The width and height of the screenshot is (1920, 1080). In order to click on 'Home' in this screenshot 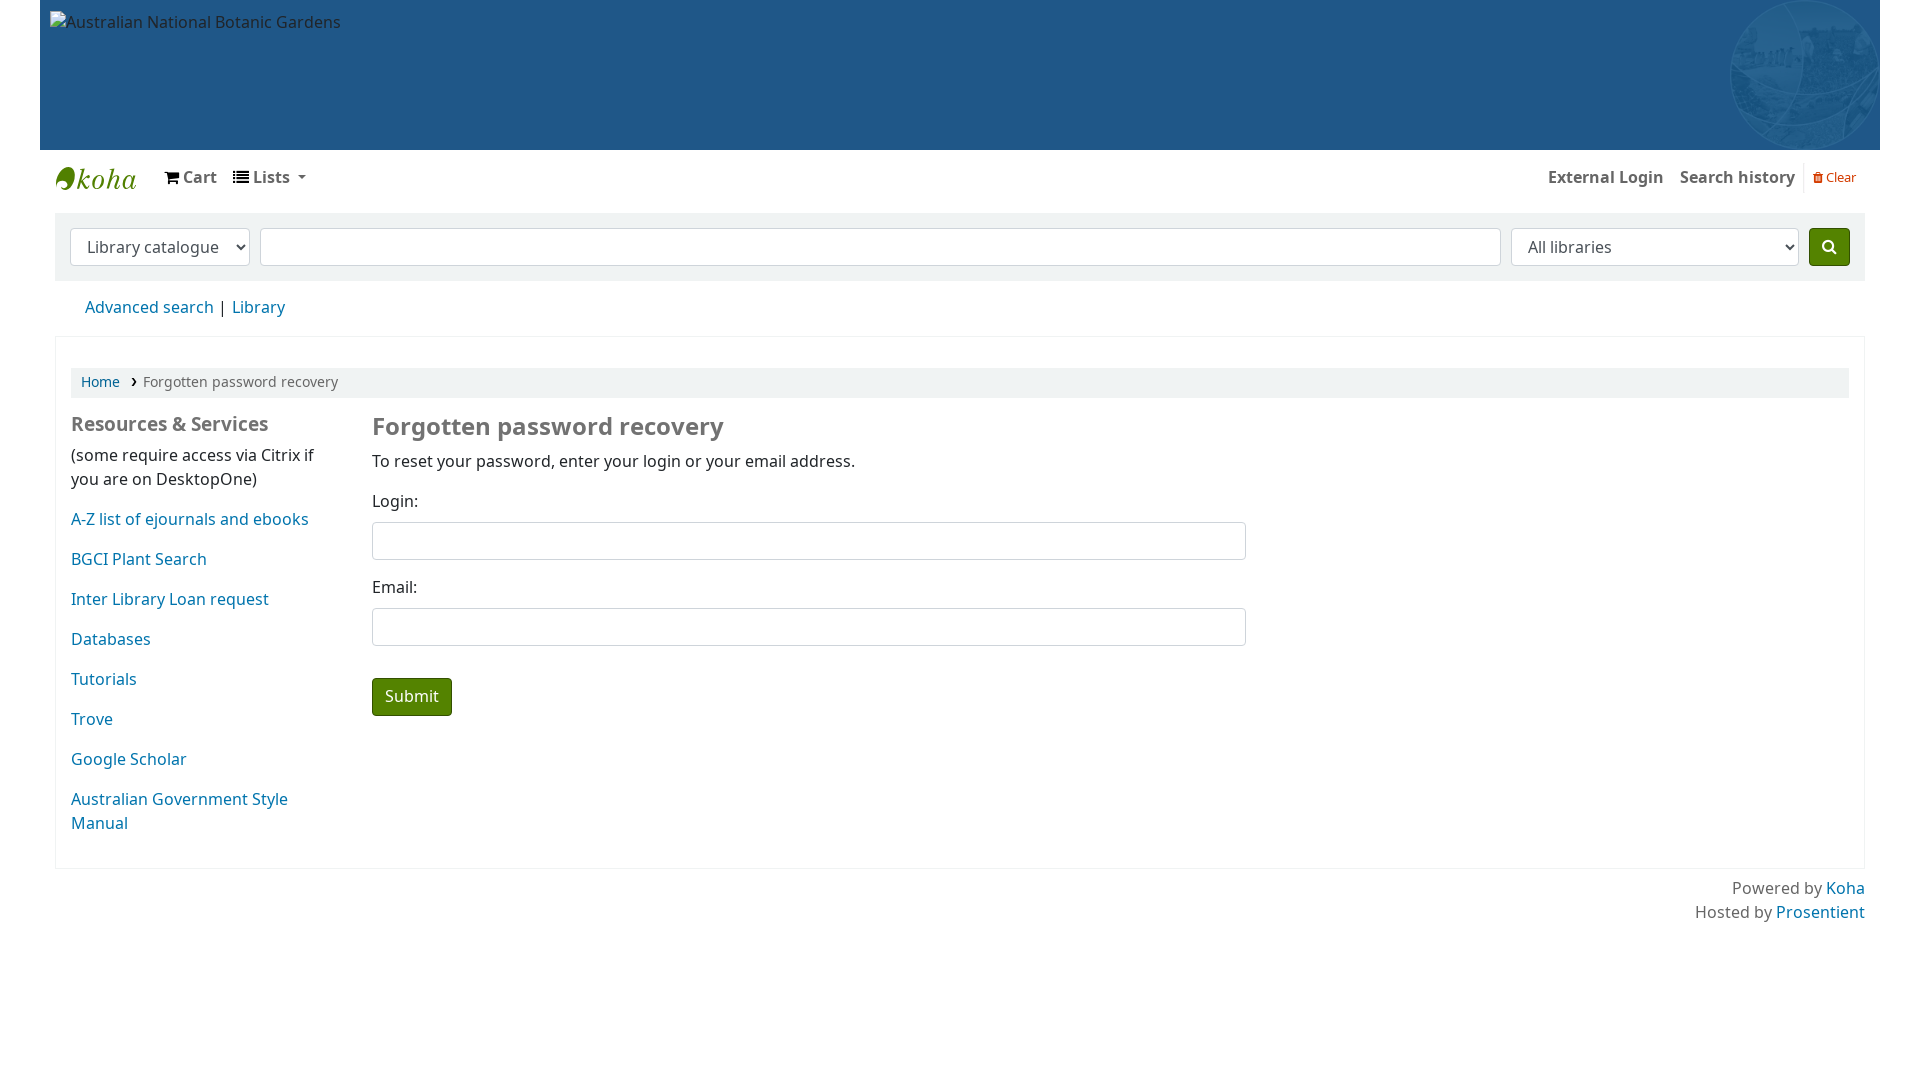, I will do `click(99, 382)`.